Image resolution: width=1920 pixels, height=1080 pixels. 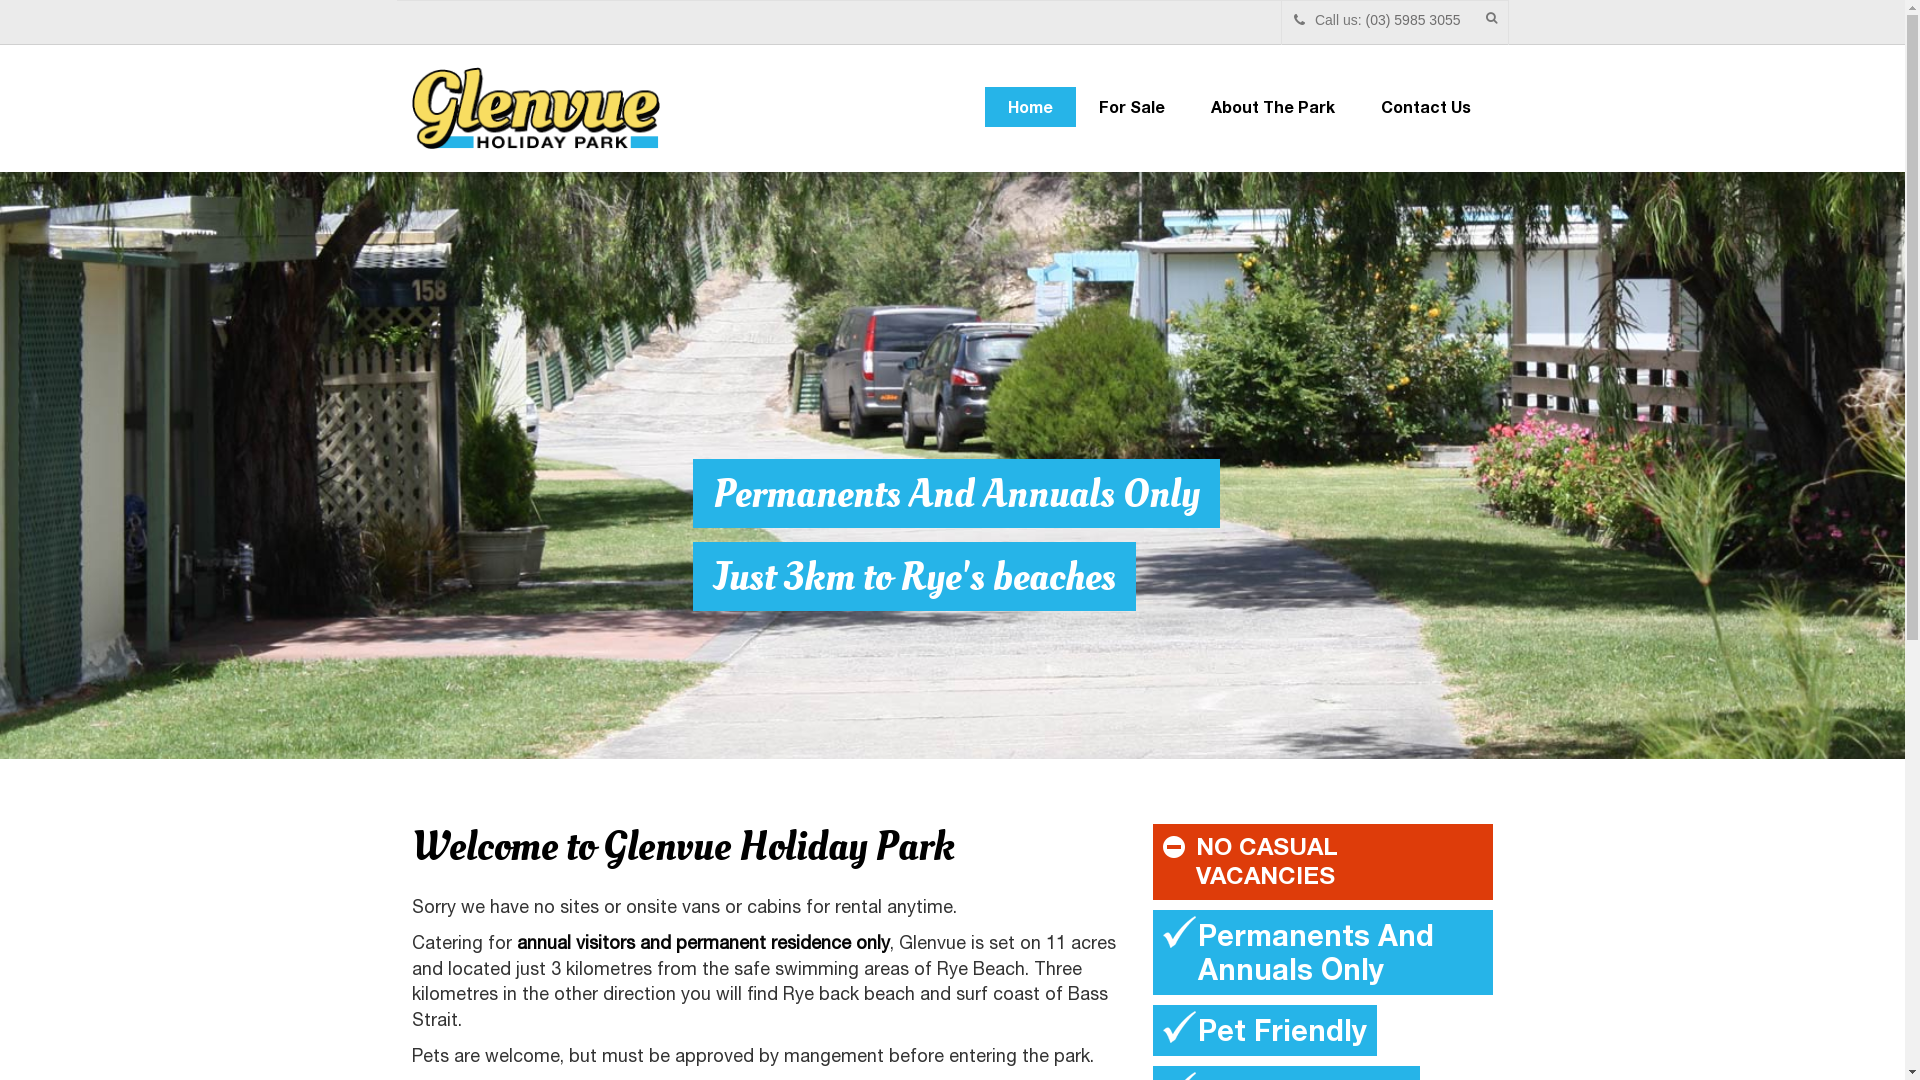 I want to click on 'Contact Us', so click(x=1424, y=107).